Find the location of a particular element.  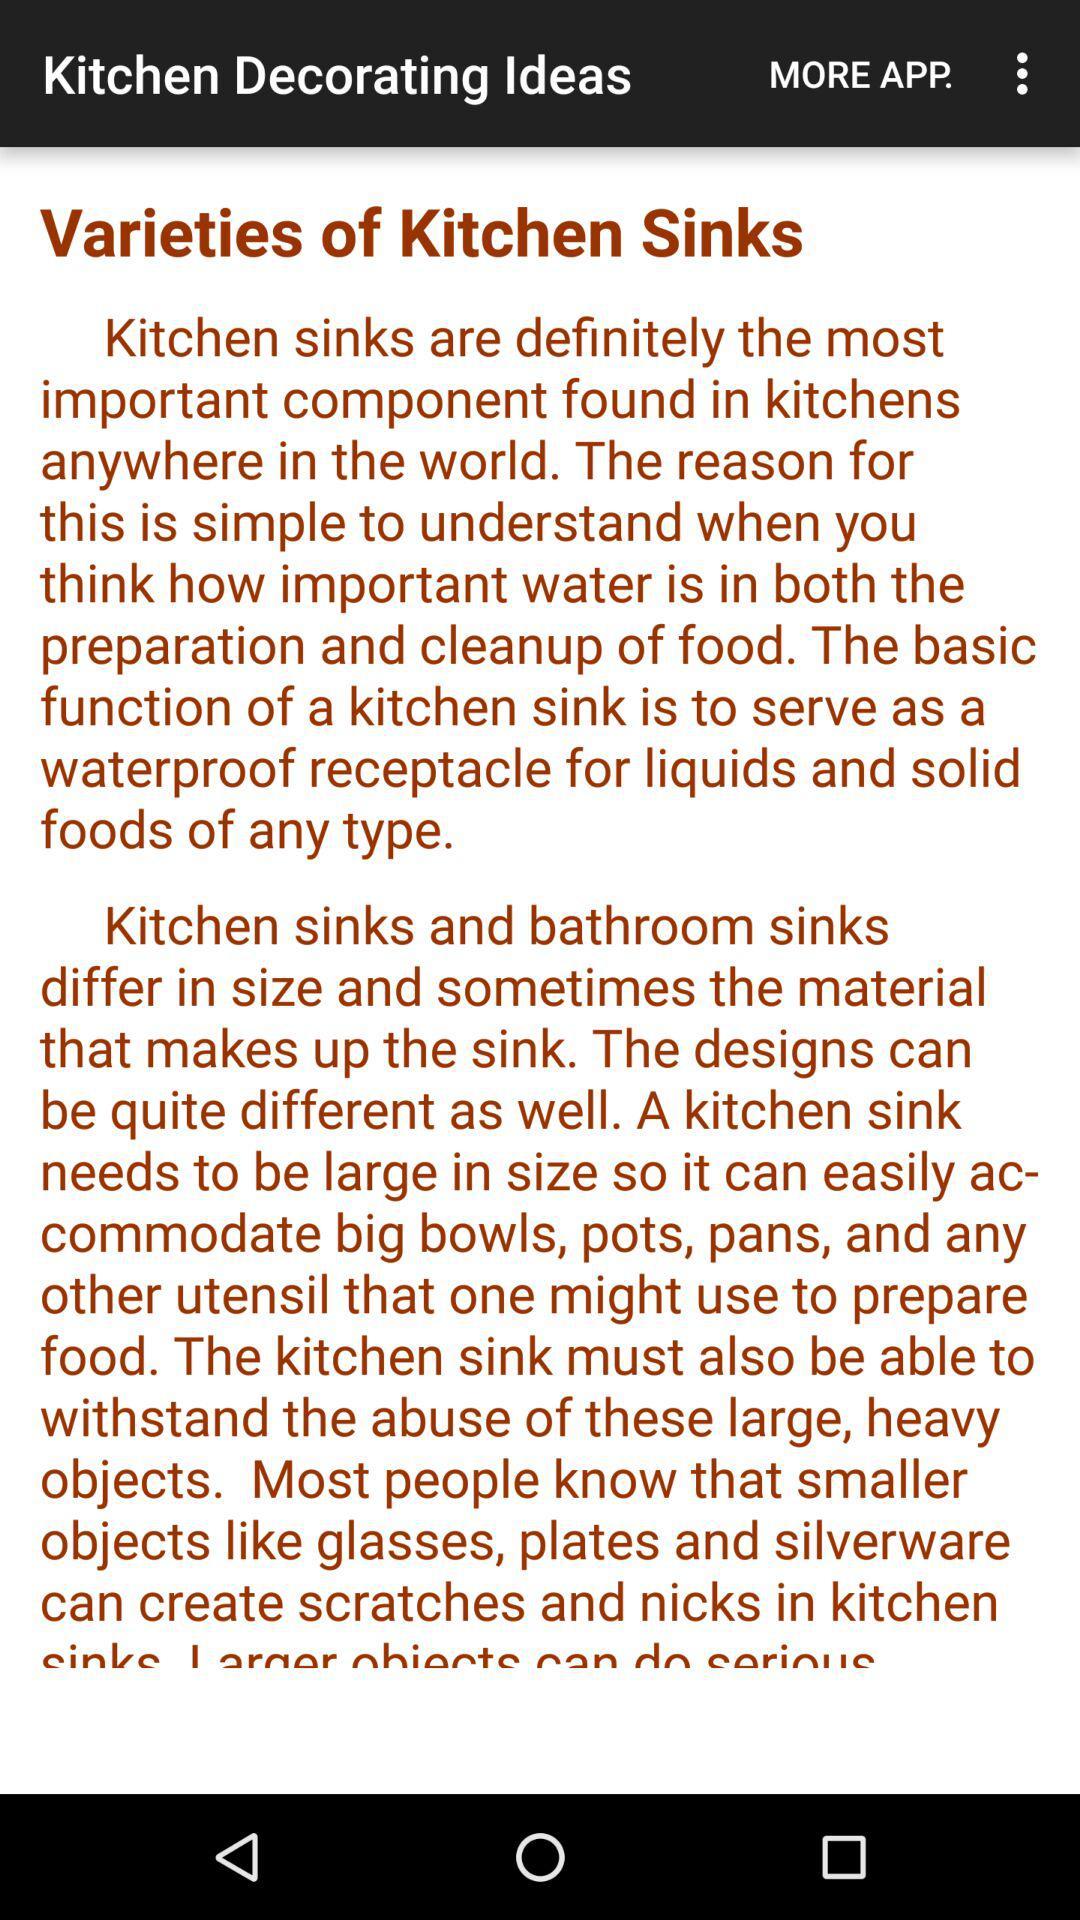

item above the varieties of kitchen app is located at coordinates (860, 73).